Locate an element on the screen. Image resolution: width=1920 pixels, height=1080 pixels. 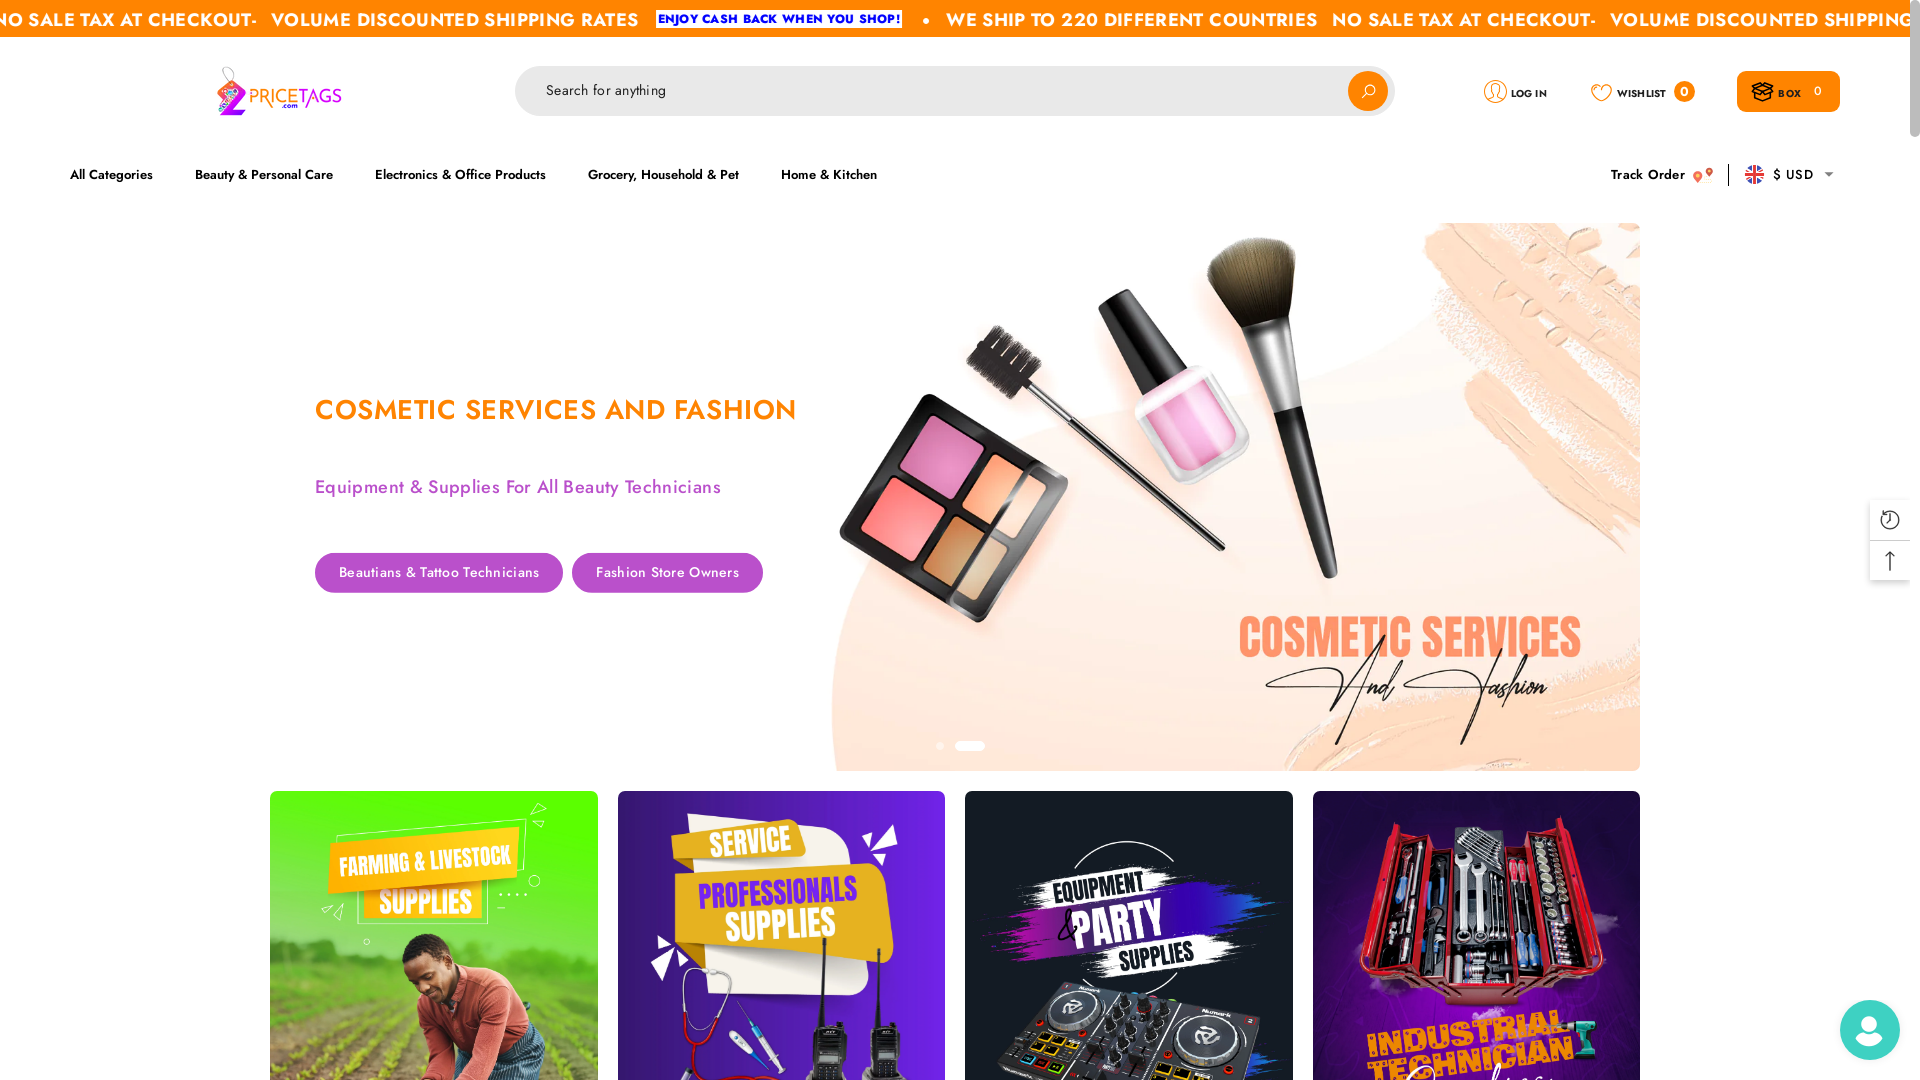
'Fashion Store Owners' is located at coordinates (667, 611).